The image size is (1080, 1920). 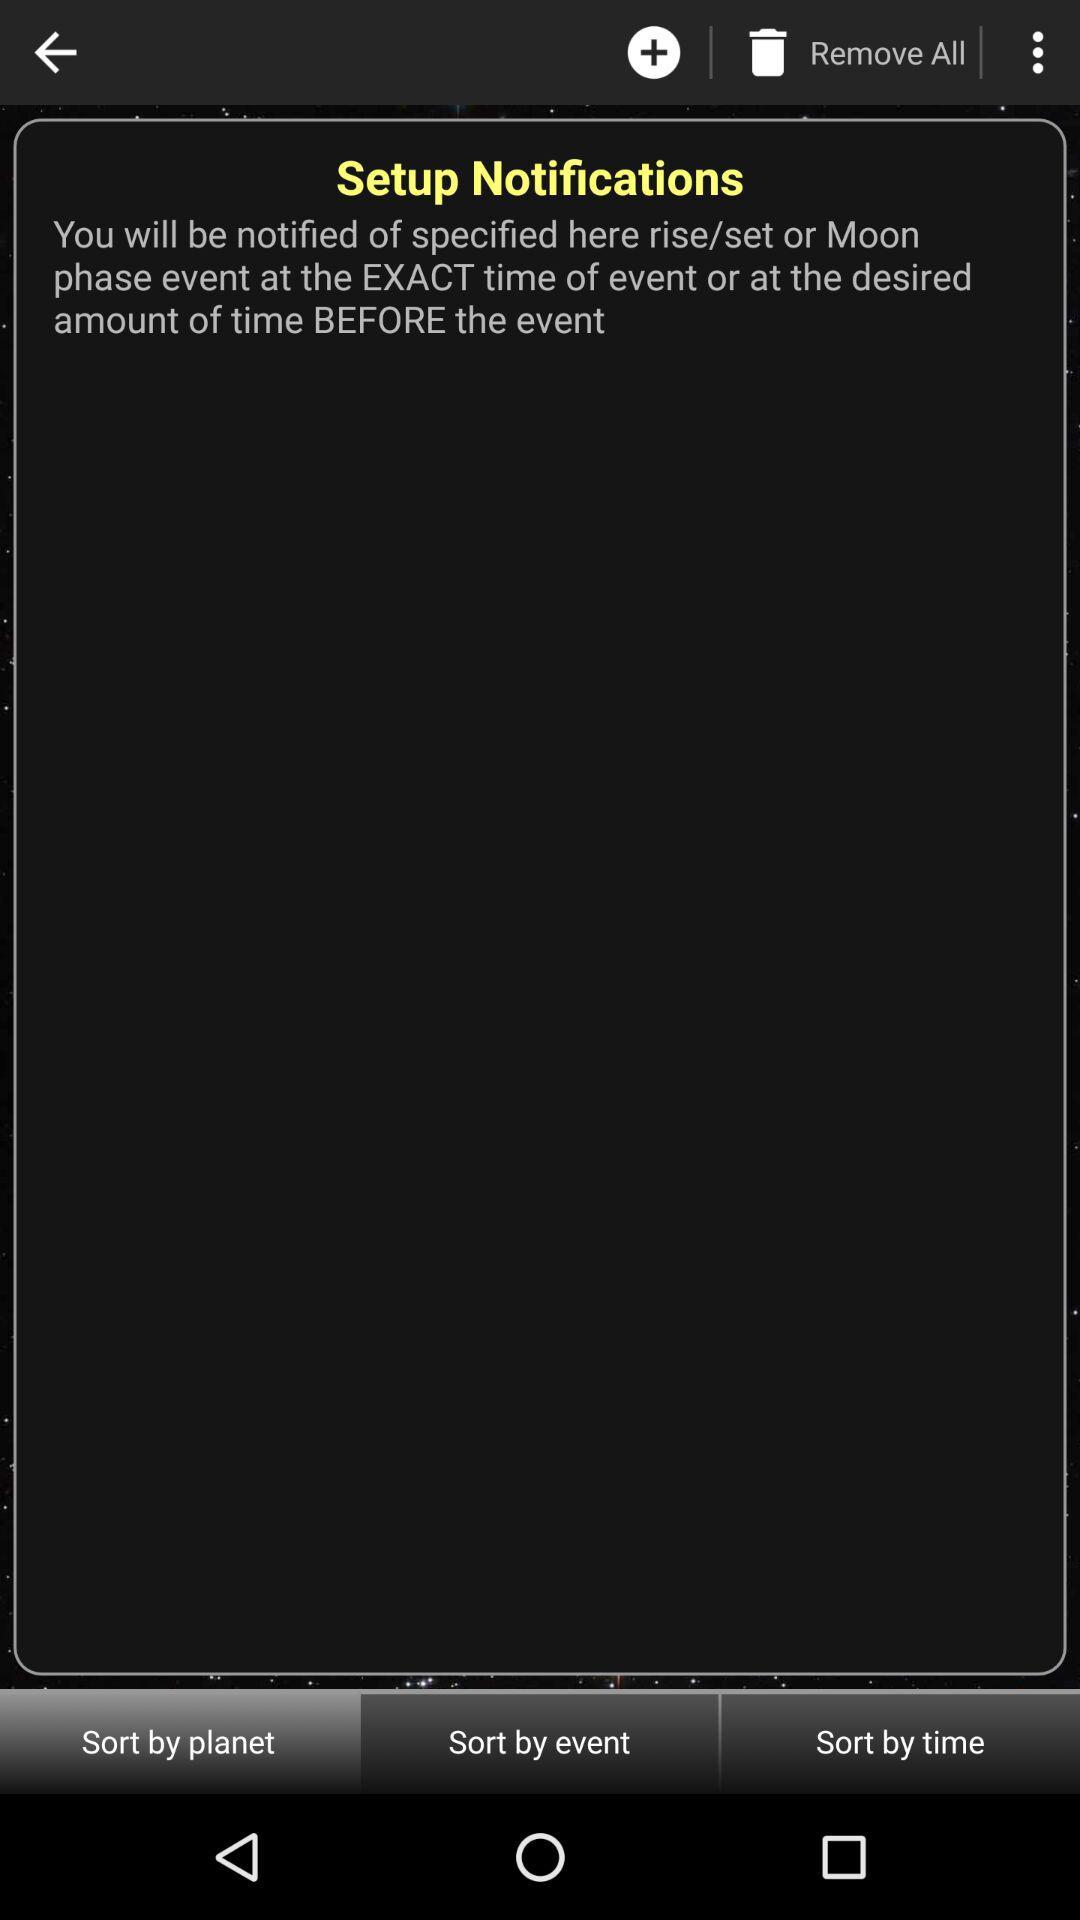 I want to click on delete/trash option, so click(x=766, y=52).